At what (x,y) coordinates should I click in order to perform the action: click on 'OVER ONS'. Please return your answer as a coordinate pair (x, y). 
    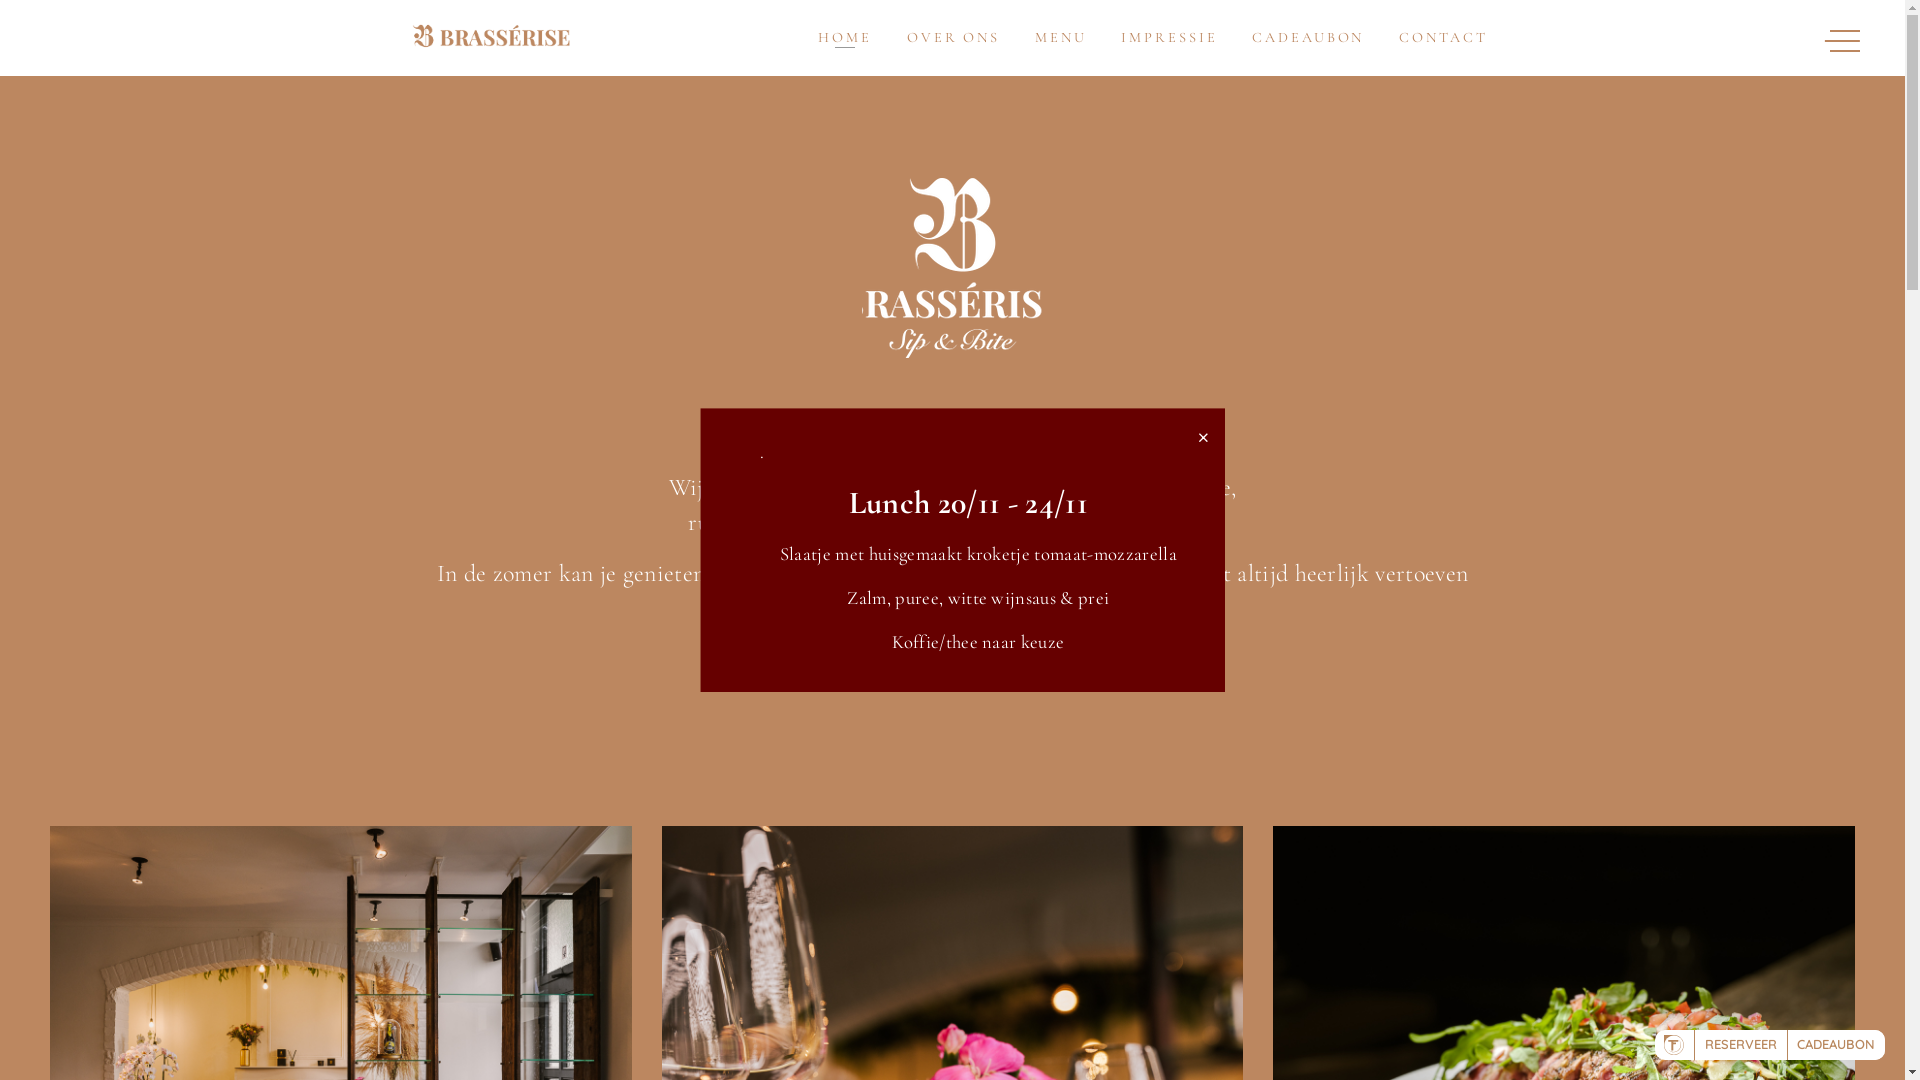
    Looking at the image, I should click on (906, 38).